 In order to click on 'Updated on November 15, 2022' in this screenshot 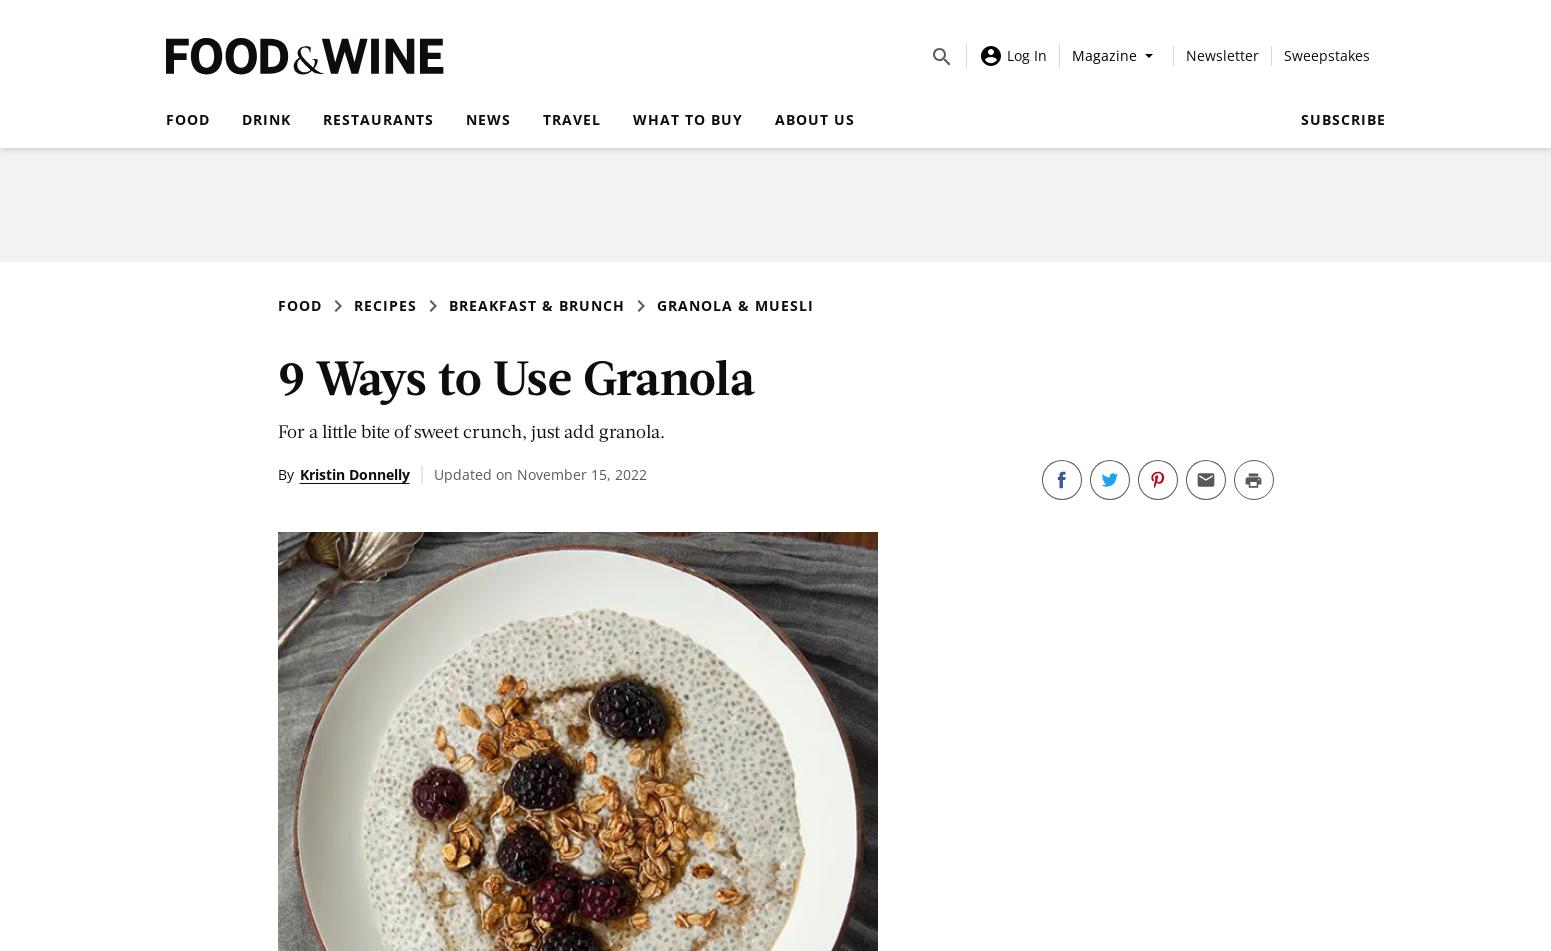, I will do `click(539, 474)`.